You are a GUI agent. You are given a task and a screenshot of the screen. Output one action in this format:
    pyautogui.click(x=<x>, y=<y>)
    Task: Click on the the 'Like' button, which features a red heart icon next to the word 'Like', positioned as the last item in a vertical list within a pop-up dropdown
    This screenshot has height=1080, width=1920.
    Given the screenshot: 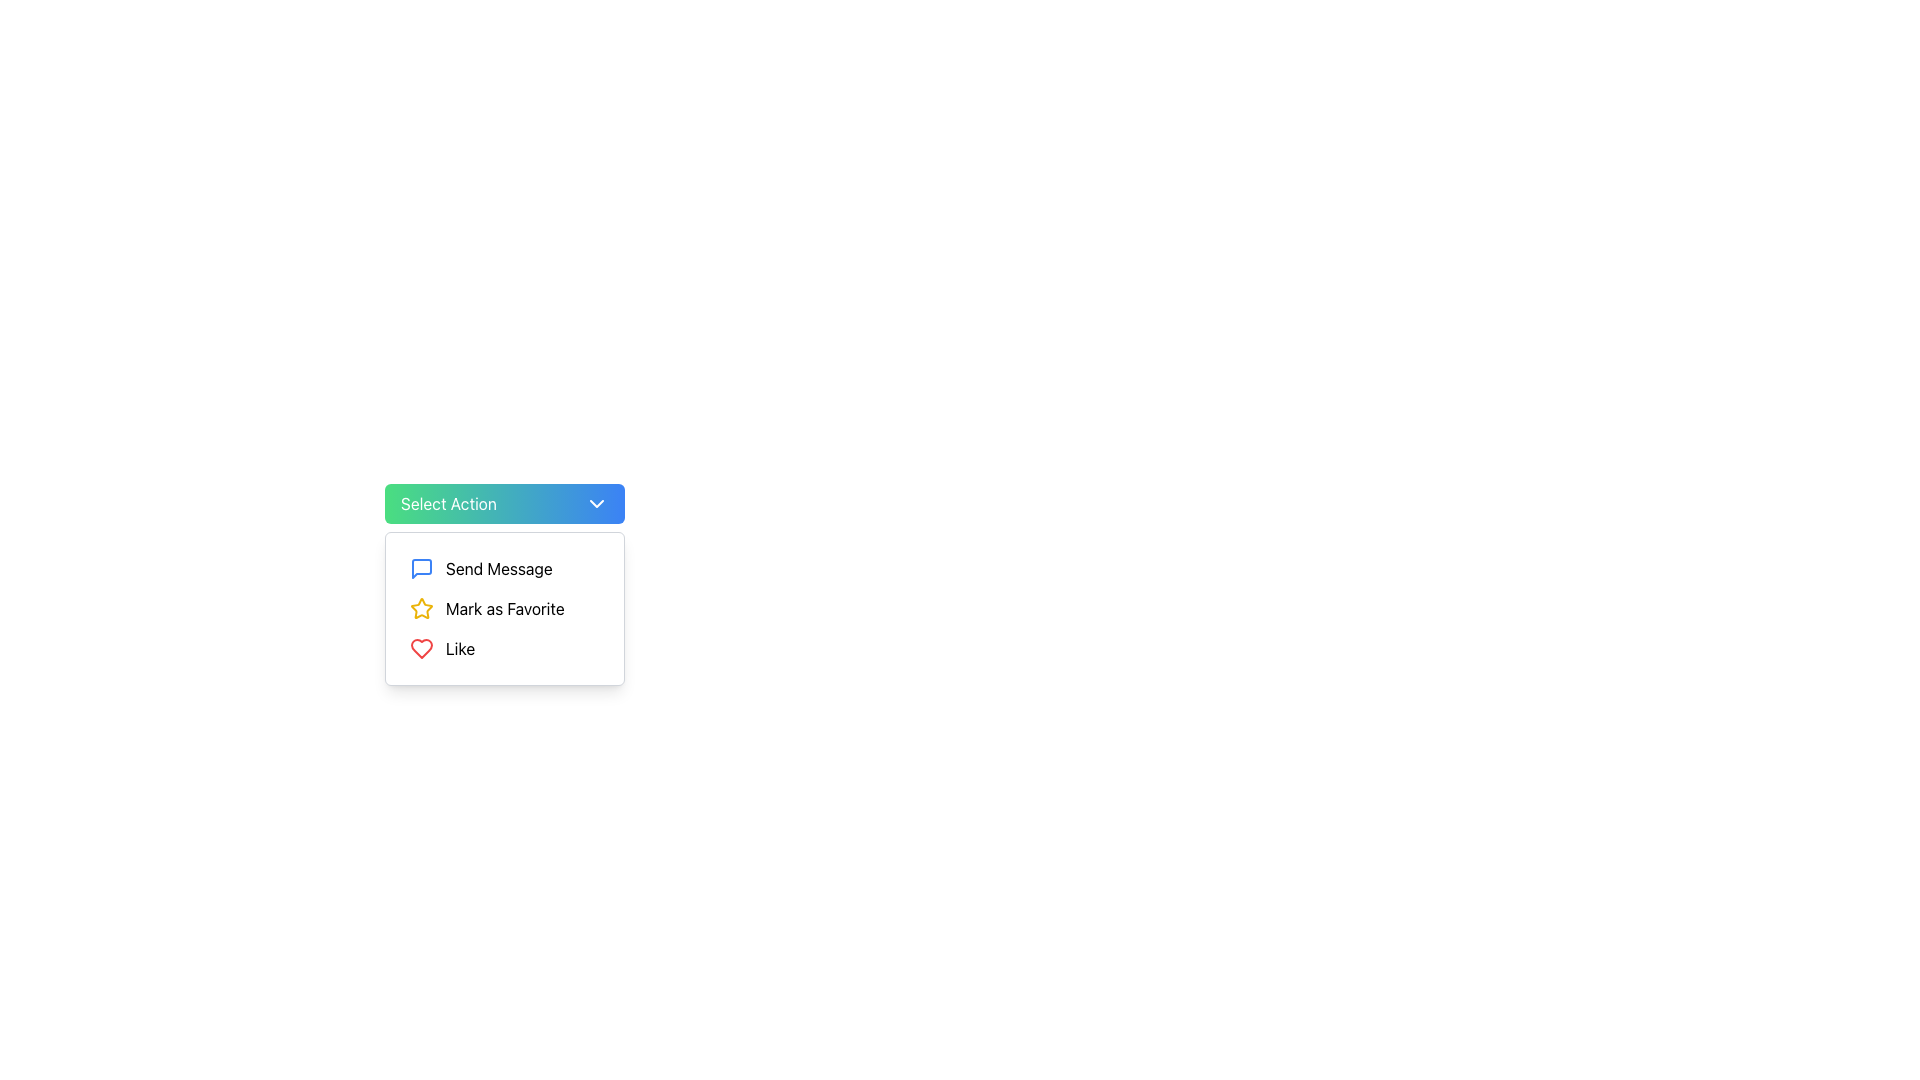 What is the action you would take?
    pyautogui.click(x=504, y=648)
    